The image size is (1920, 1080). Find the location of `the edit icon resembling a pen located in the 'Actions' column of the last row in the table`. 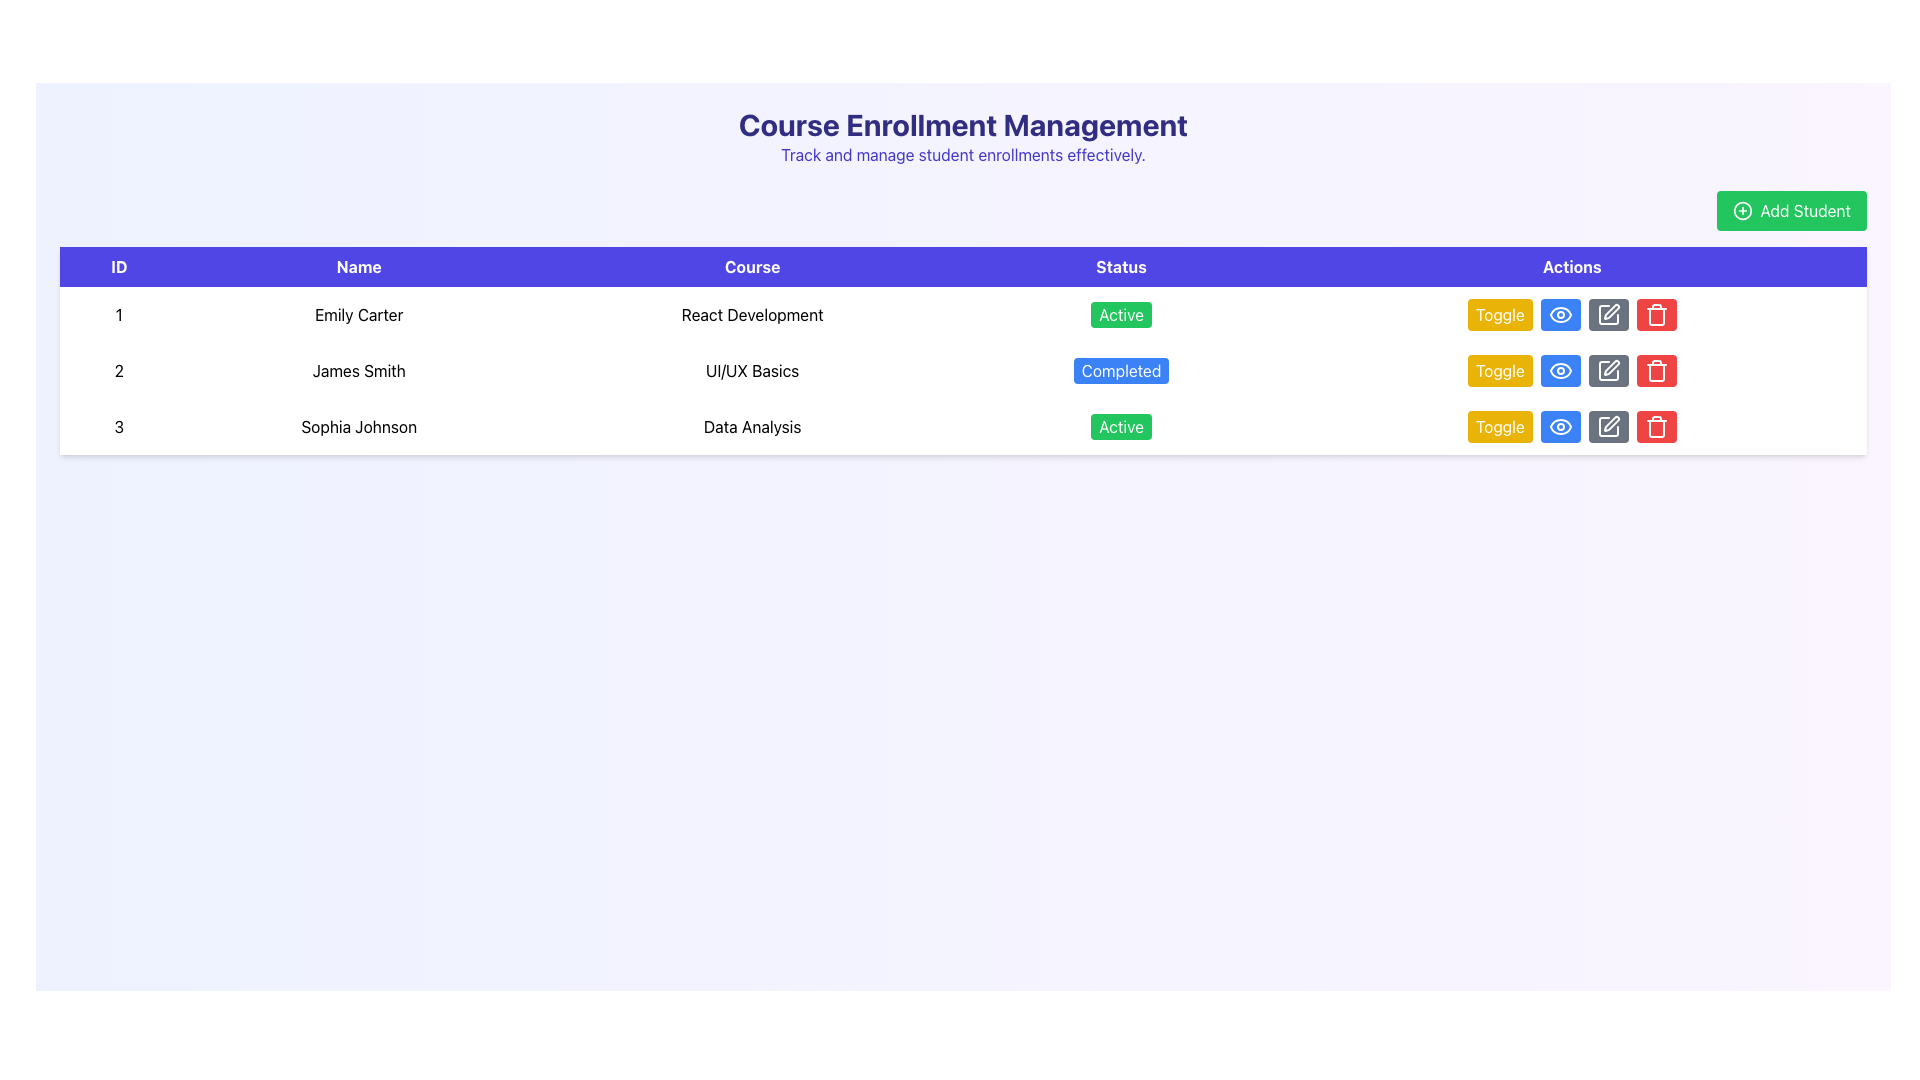

the edit icon resembling a pen located in the 'Actions' column of the last row in the table is located at coordinates (1611, 367).